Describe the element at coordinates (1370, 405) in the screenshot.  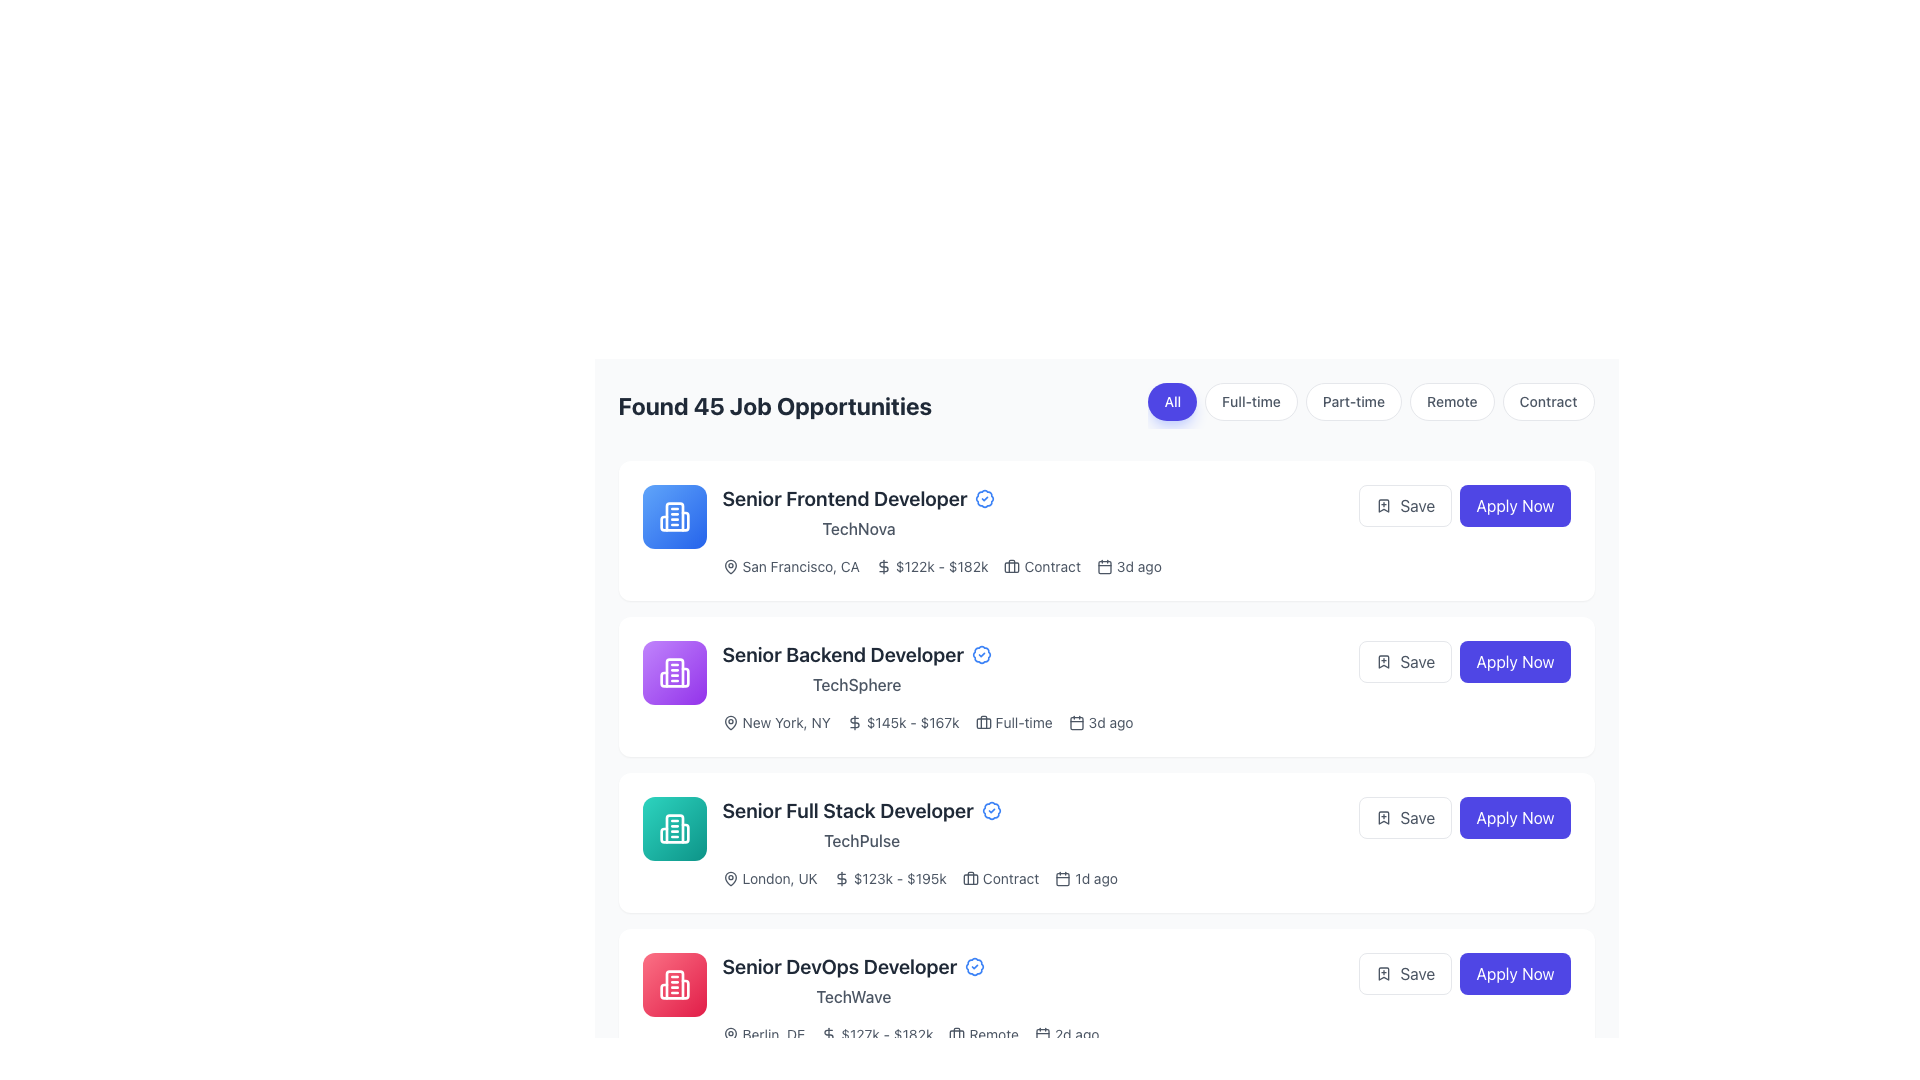
I see `the filter bar located beneath the title 'Found 45 Job Opportunities'` at that location.